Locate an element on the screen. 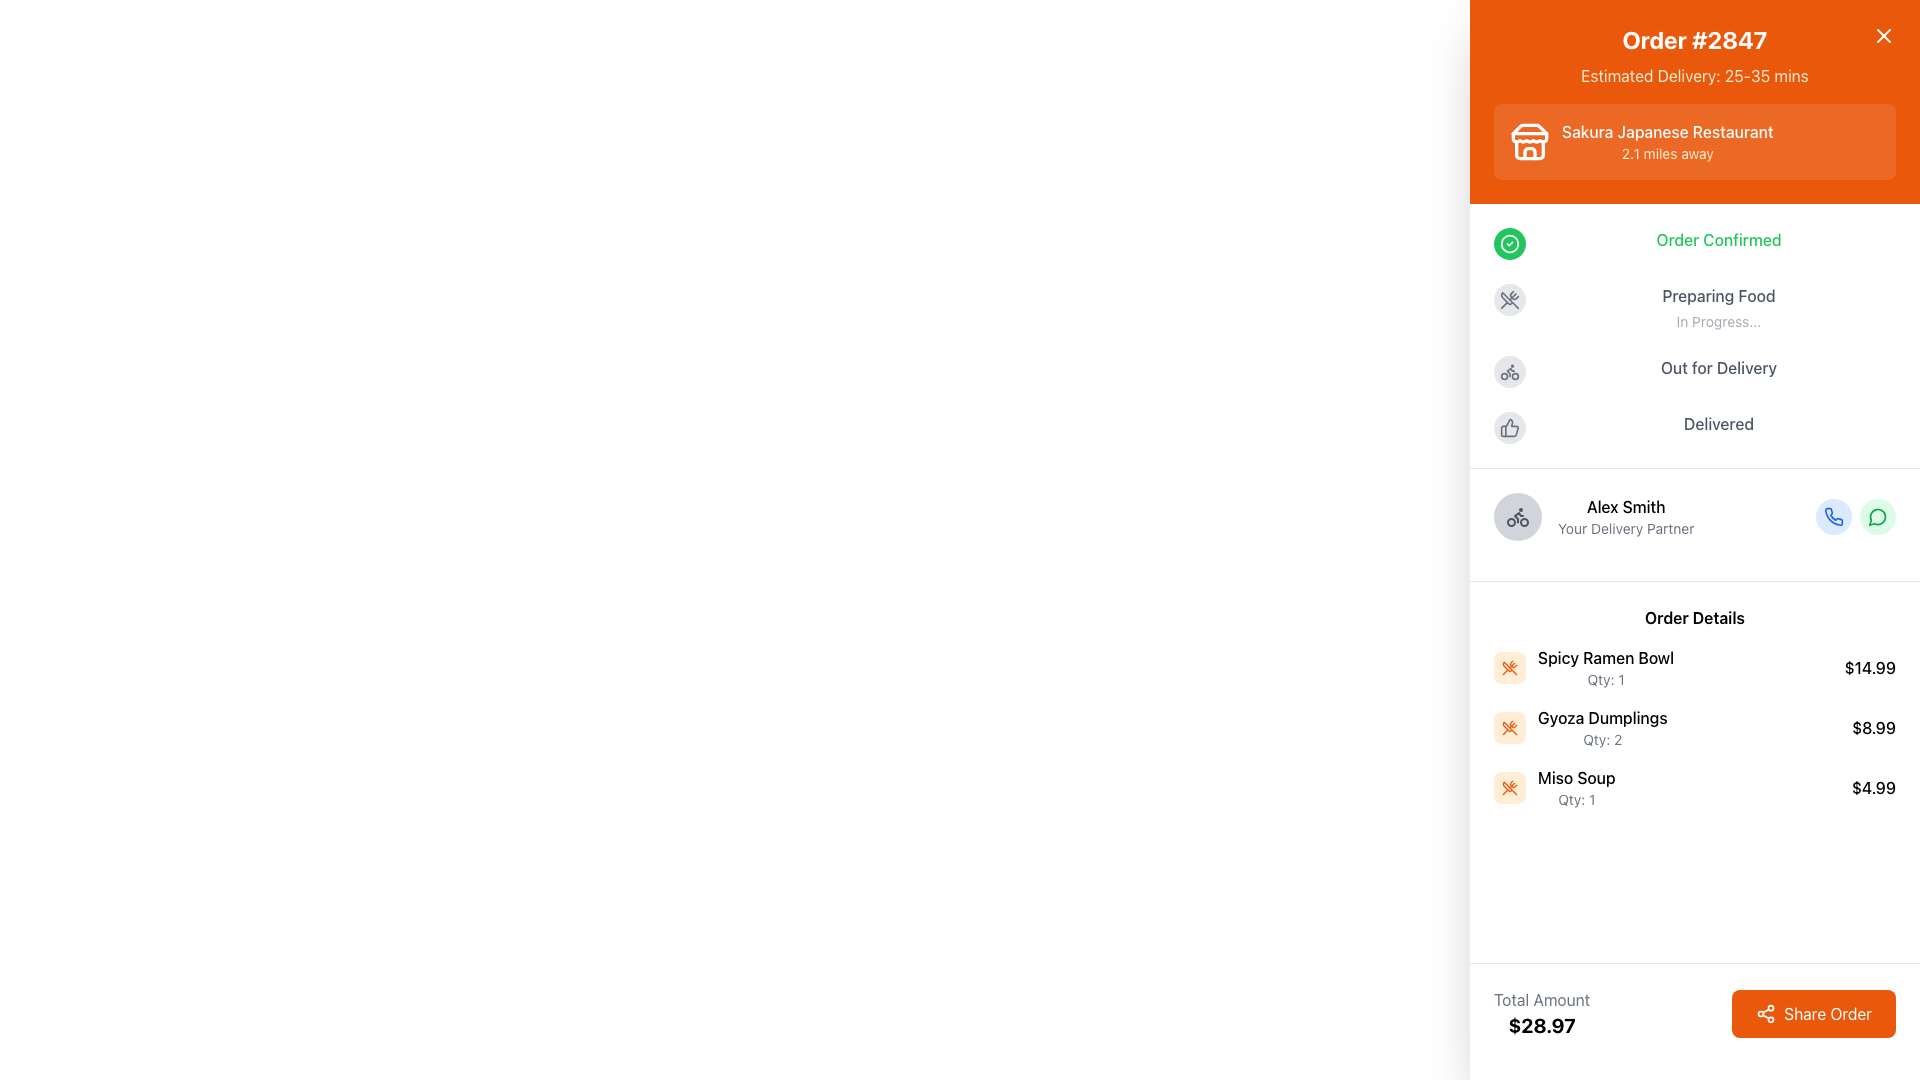 The height and width of the screenshot is (1080, 1920). the 'X' icon button located in the top-right corner of the application layout is located at coordinates (1882, 35).